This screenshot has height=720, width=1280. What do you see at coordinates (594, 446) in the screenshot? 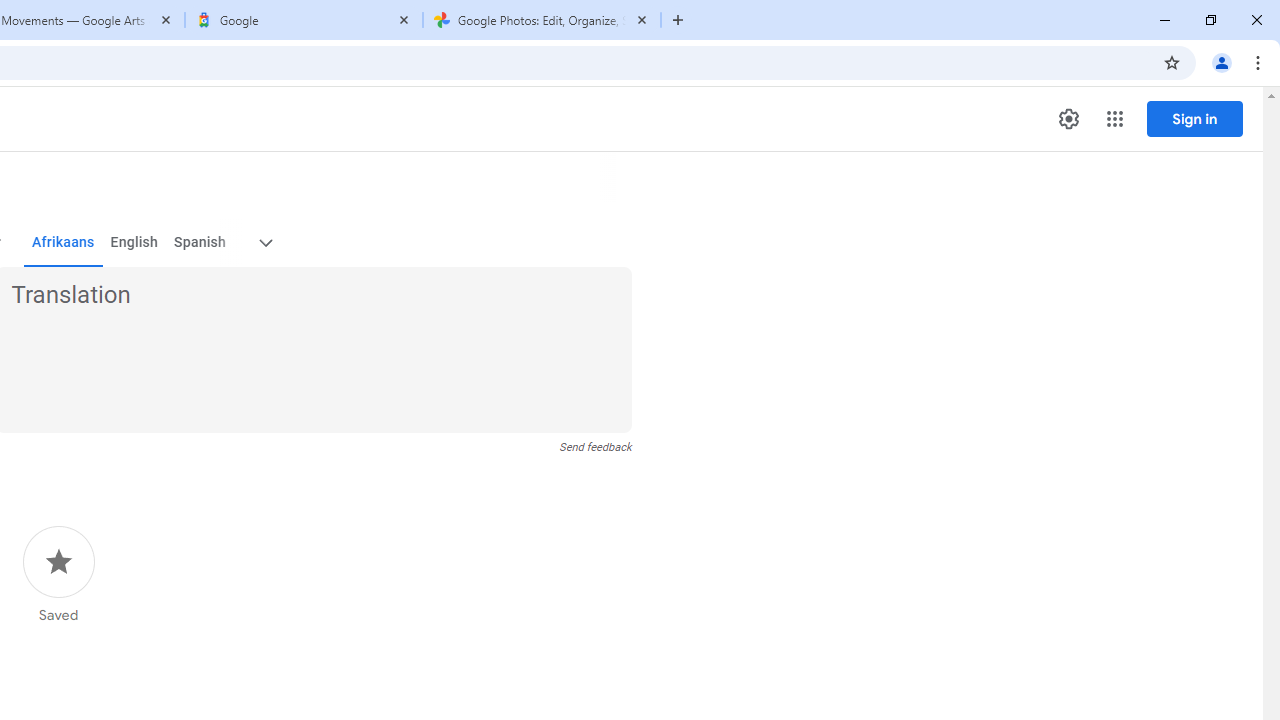
I see `'Send feedback'` at bounding box center [594, 446].